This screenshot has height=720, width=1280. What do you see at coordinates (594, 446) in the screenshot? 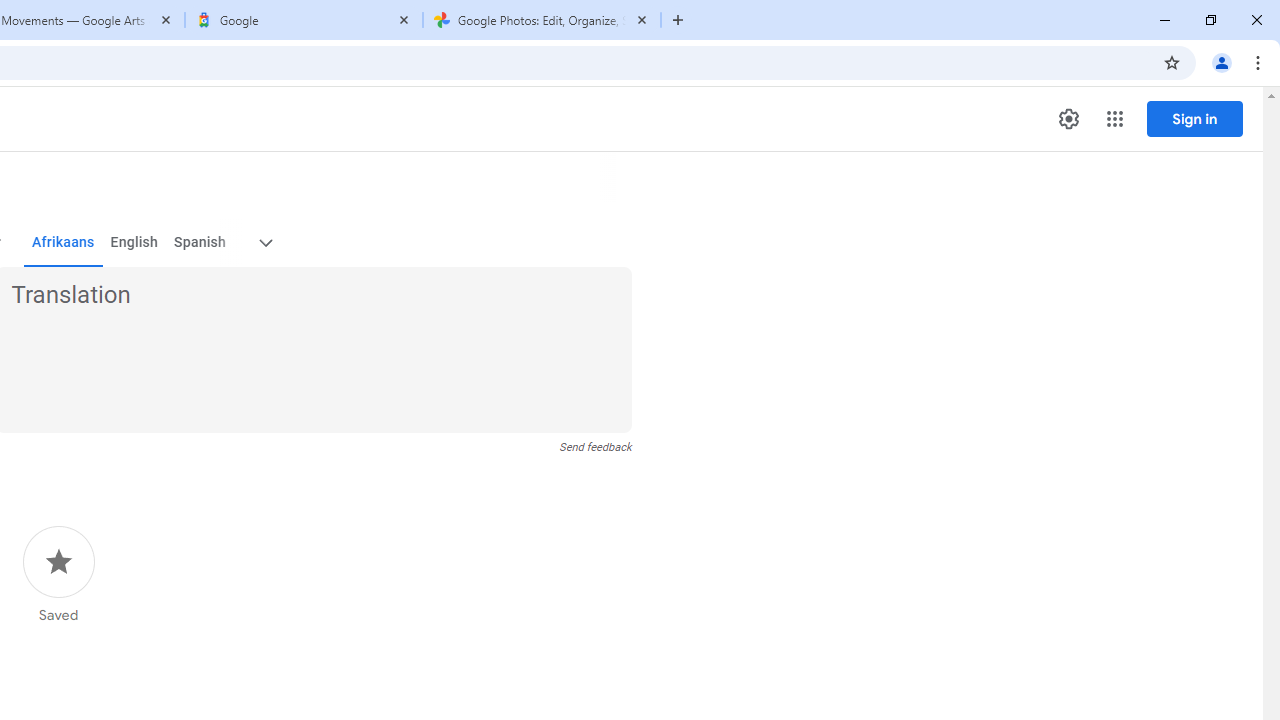
I see `'Send feedback'` at bounding box center [594, 446].